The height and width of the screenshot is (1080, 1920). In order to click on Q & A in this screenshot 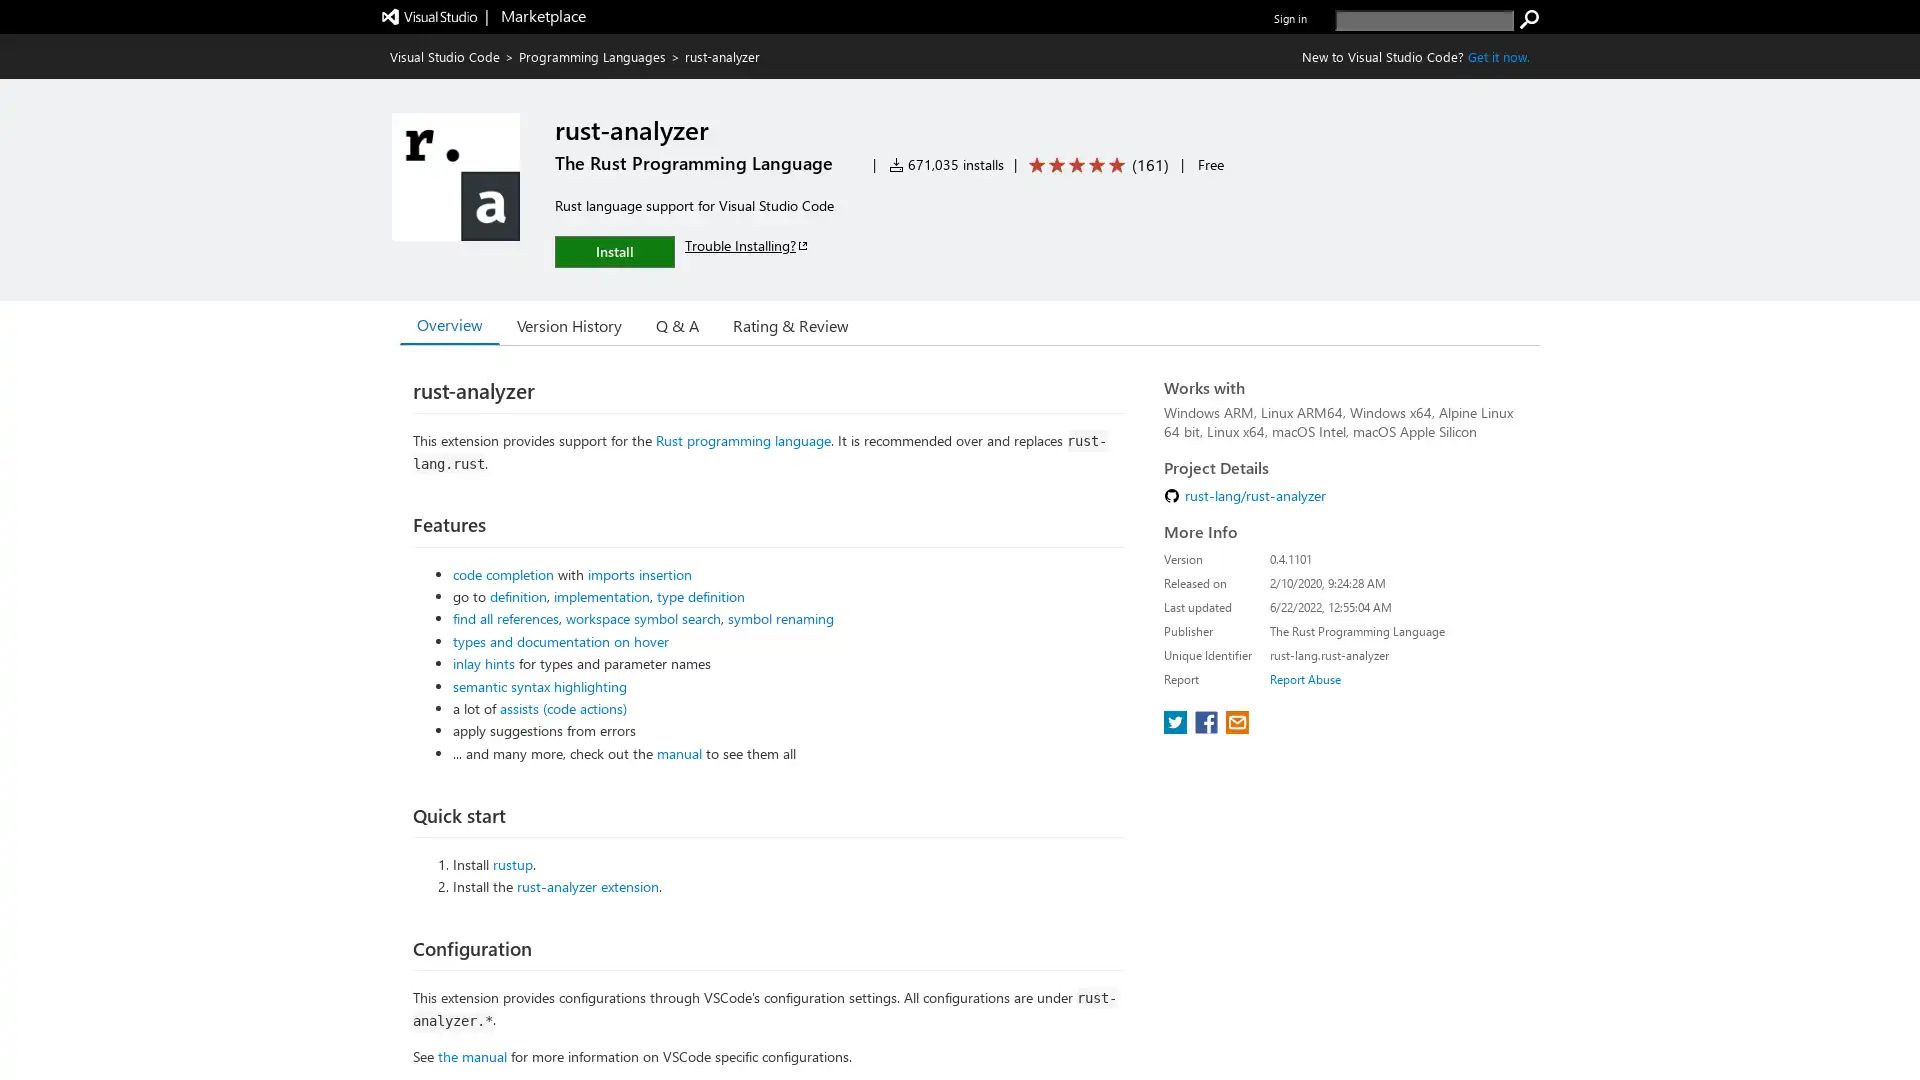, I will do `click(677, 323)`.